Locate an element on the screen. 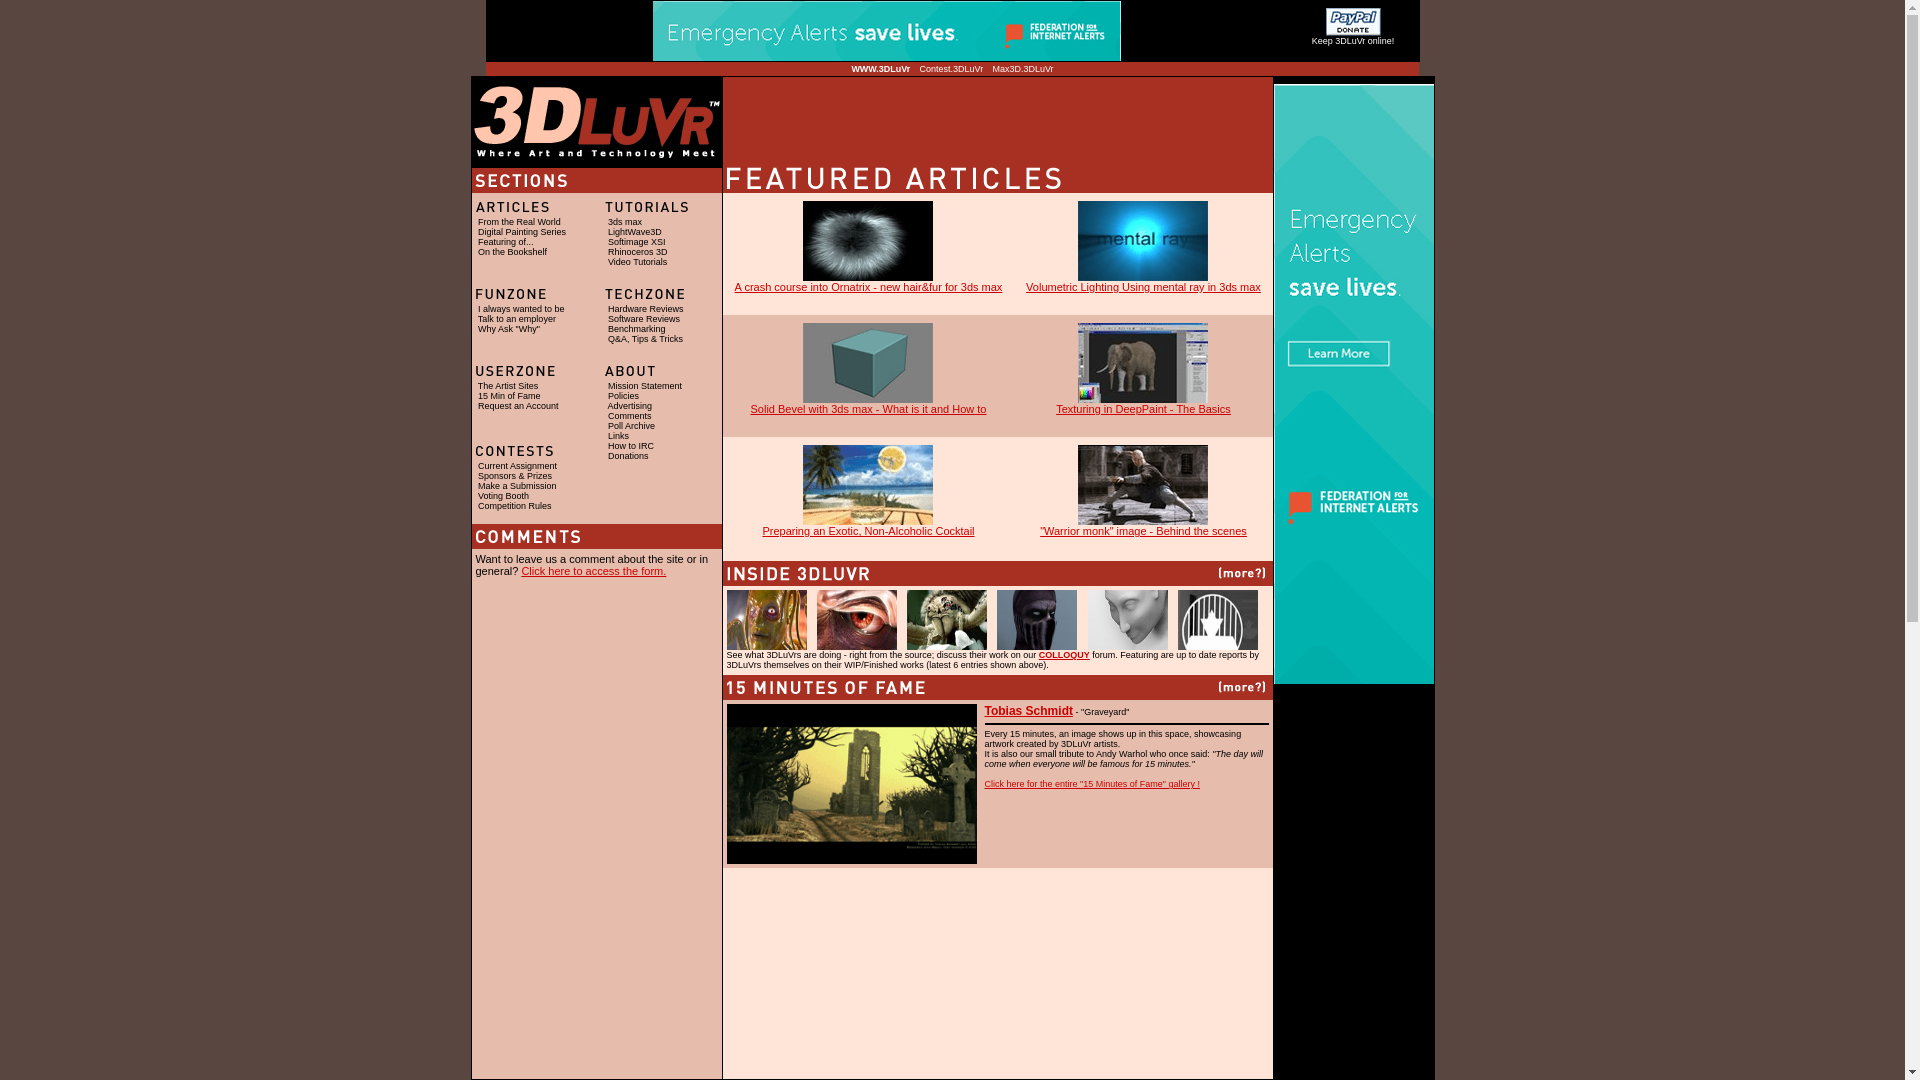  'Policies' is located at coordinates (622, 396).